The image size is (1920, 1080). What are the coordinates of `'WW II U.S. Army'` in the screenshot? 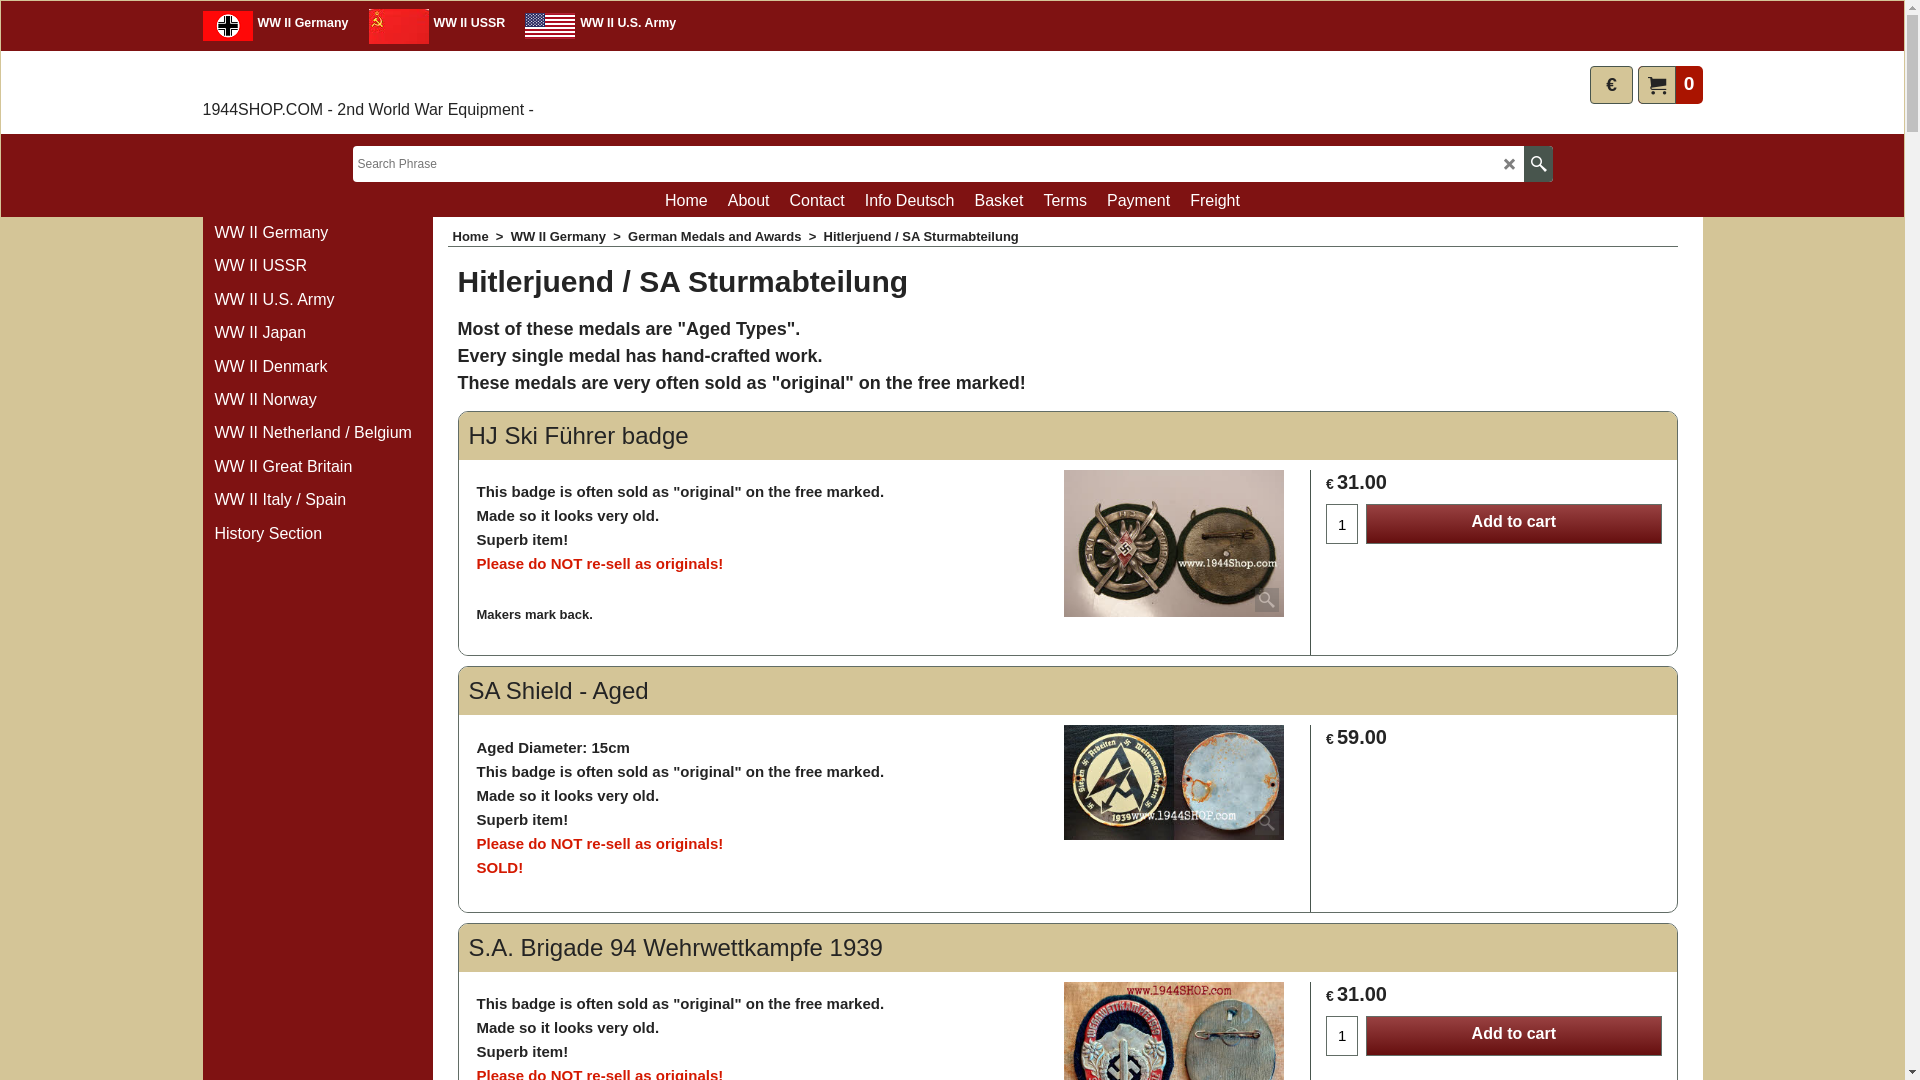 It's located at (594, 26).